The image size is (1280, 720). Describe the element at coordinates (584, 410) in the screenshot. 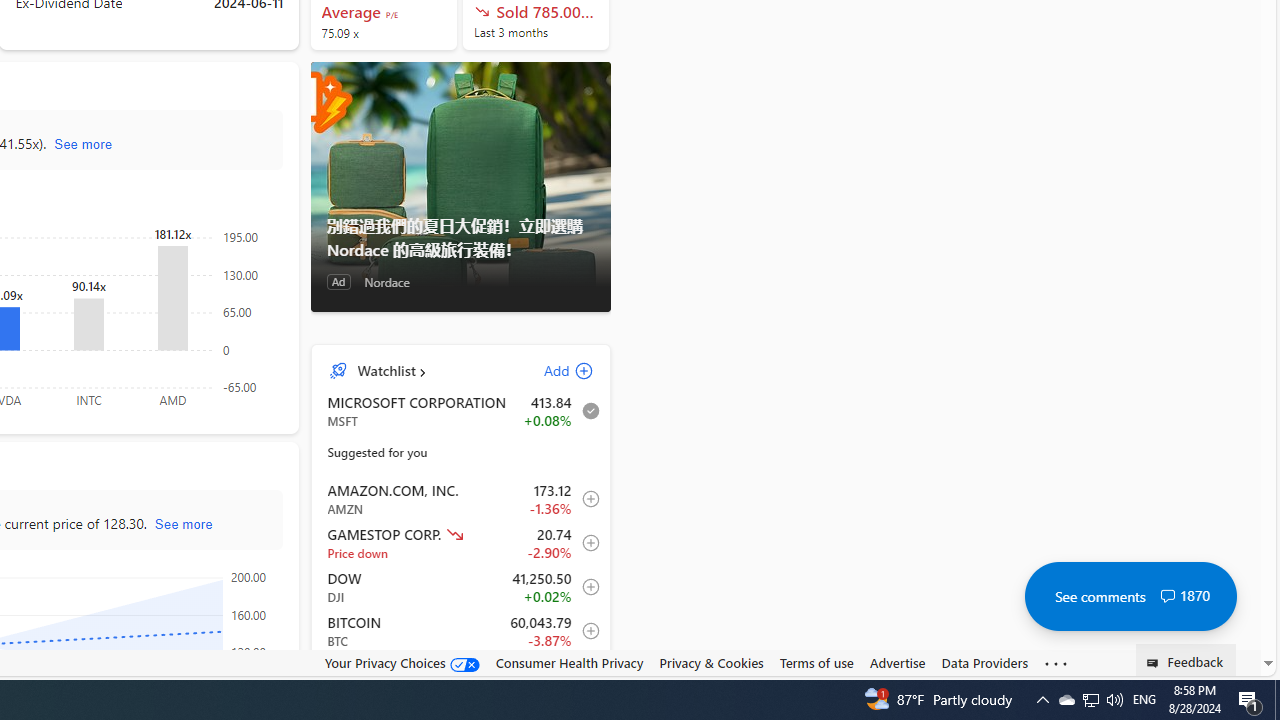

I see `'Remove from watchlist'` at that location.